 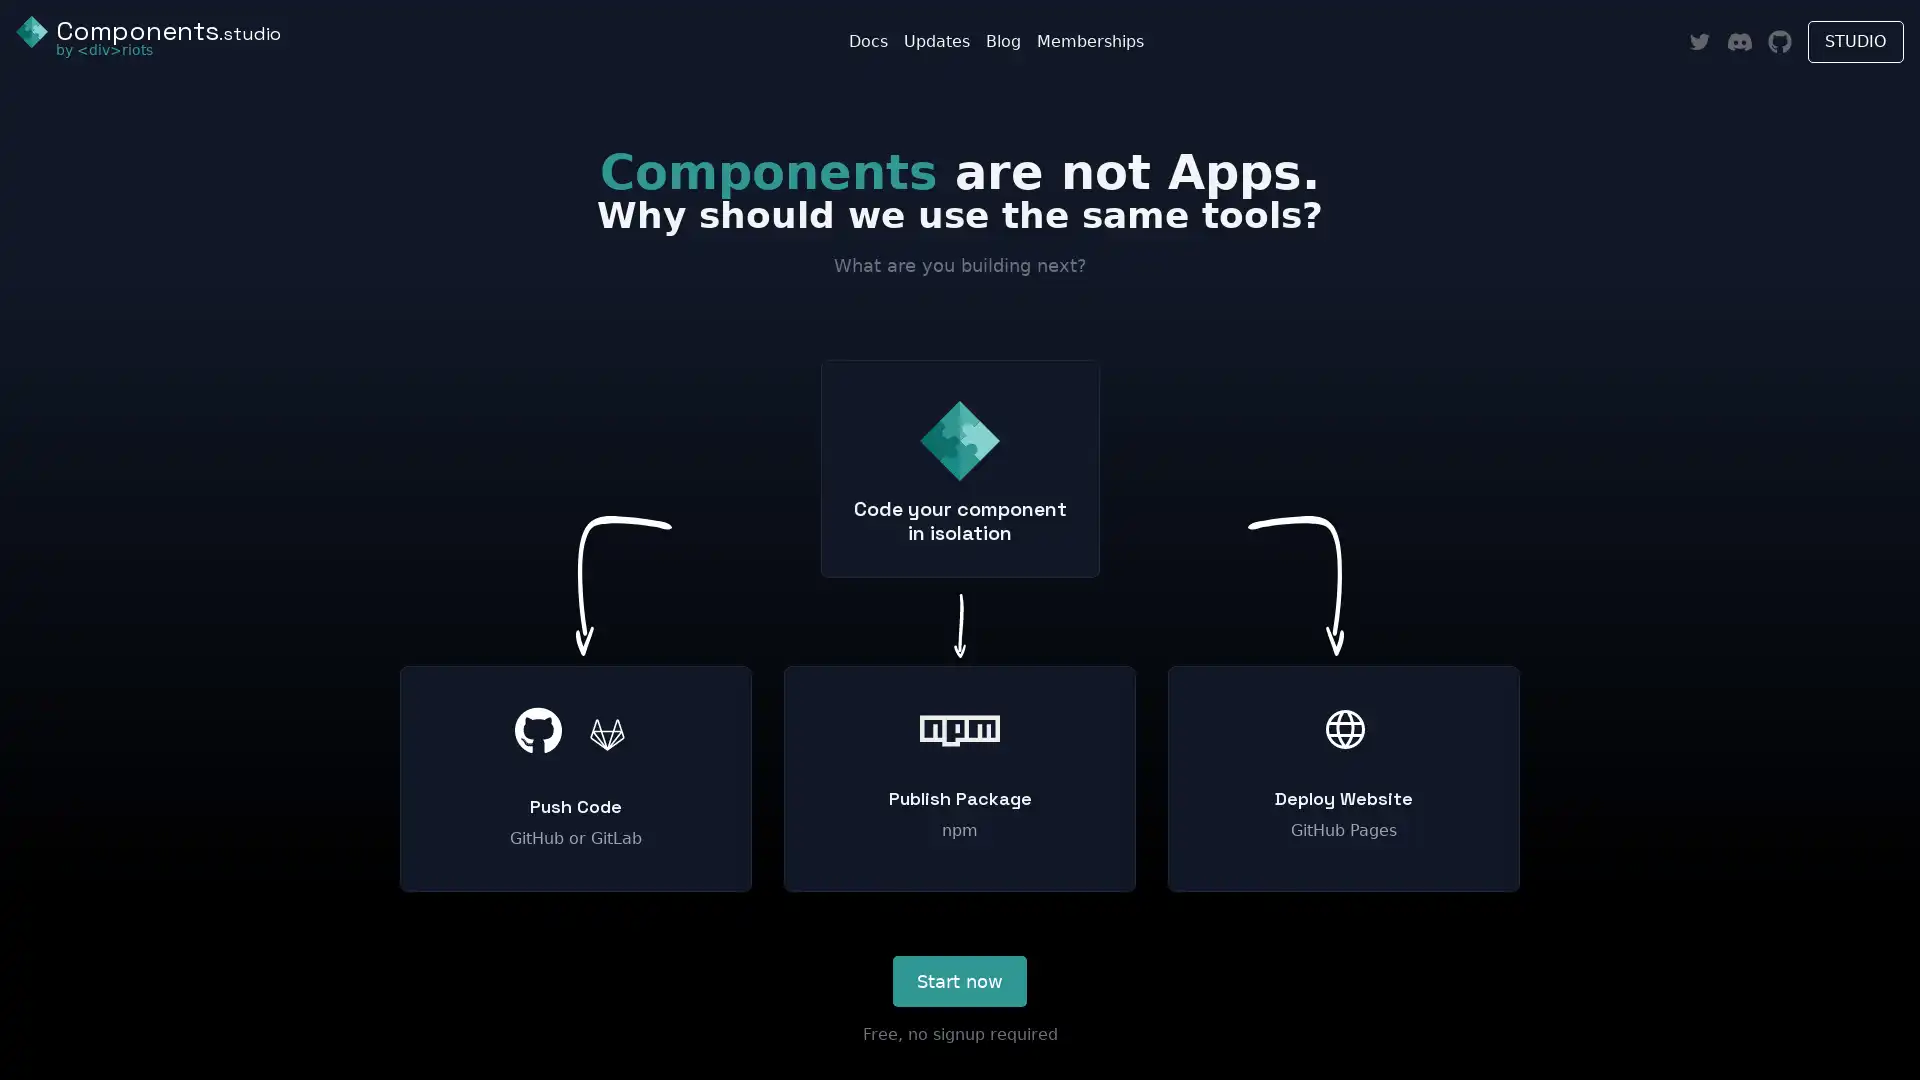 What do you see at coordinates (960, 980) in the screenshot?
I see `Start now` at bounding box center [960, 980].